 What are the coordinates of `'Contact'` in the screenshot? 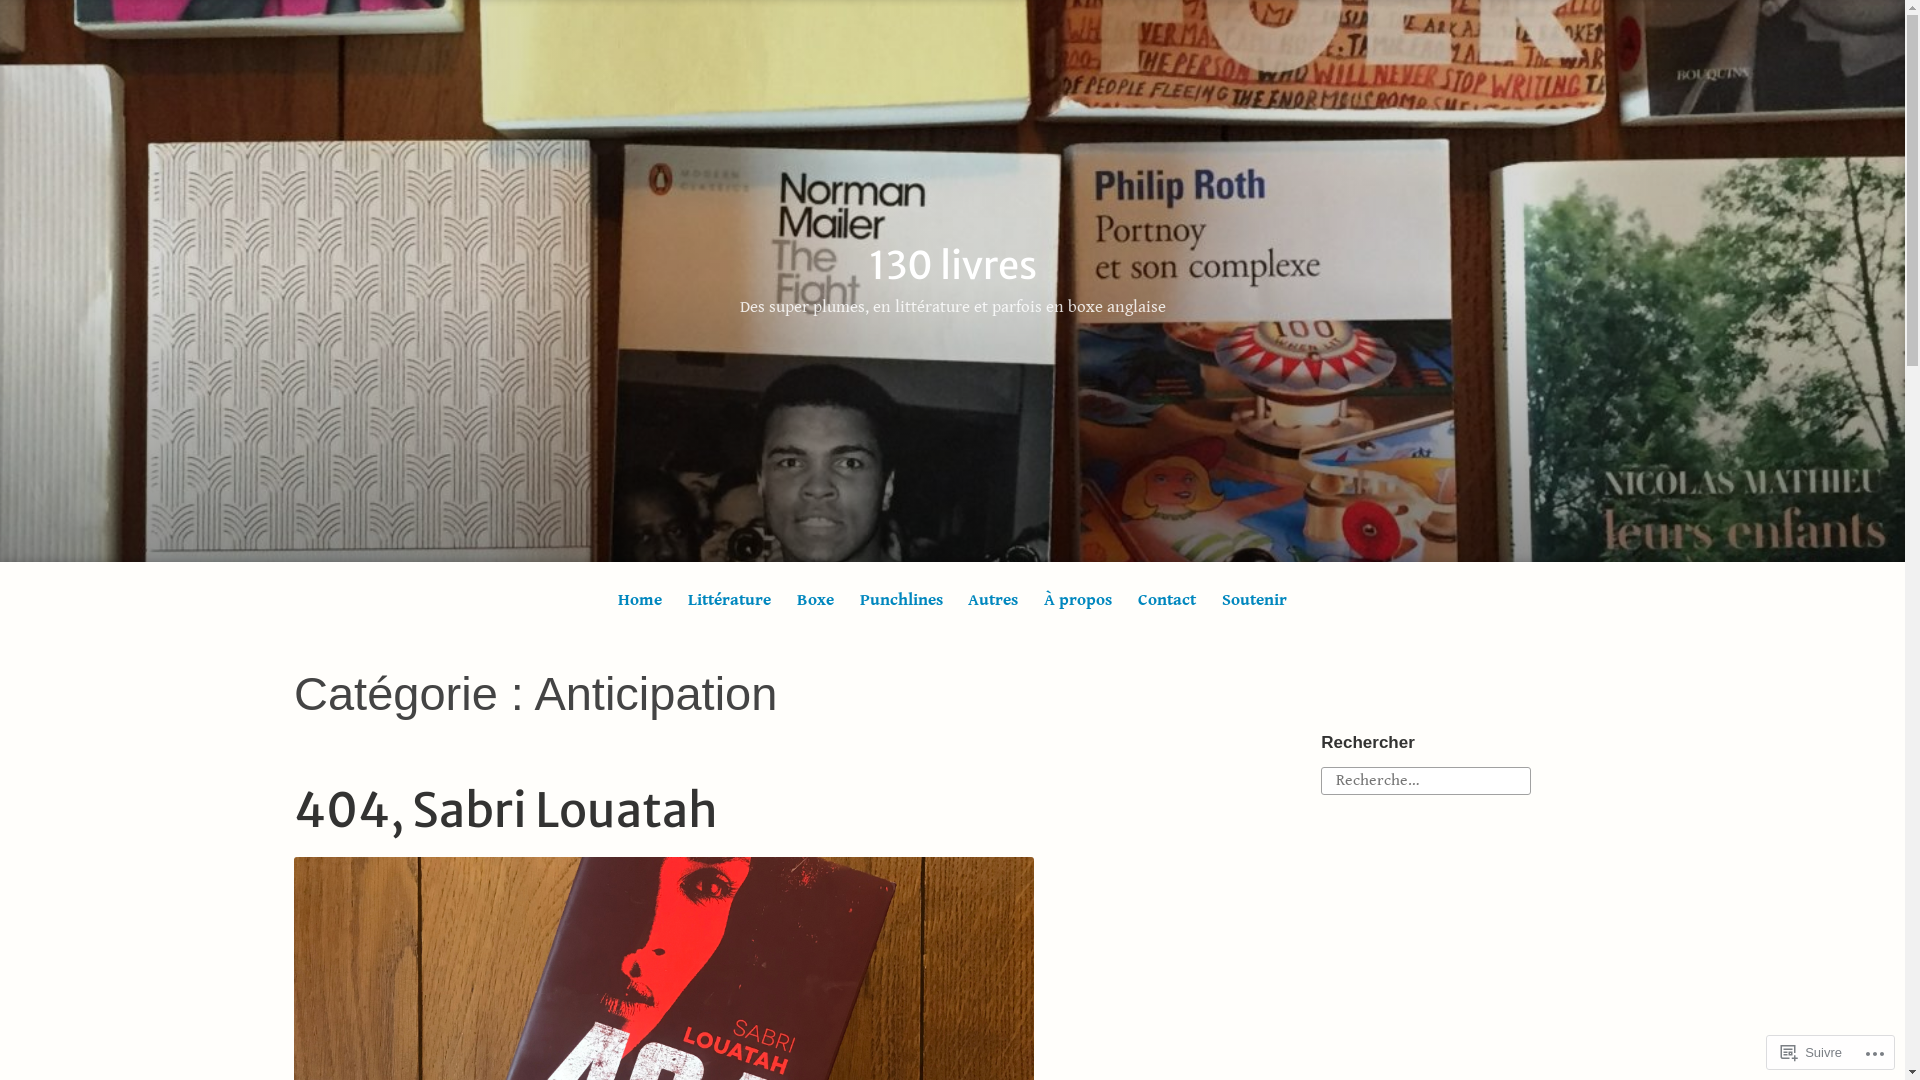 It's located at (1167, 599).